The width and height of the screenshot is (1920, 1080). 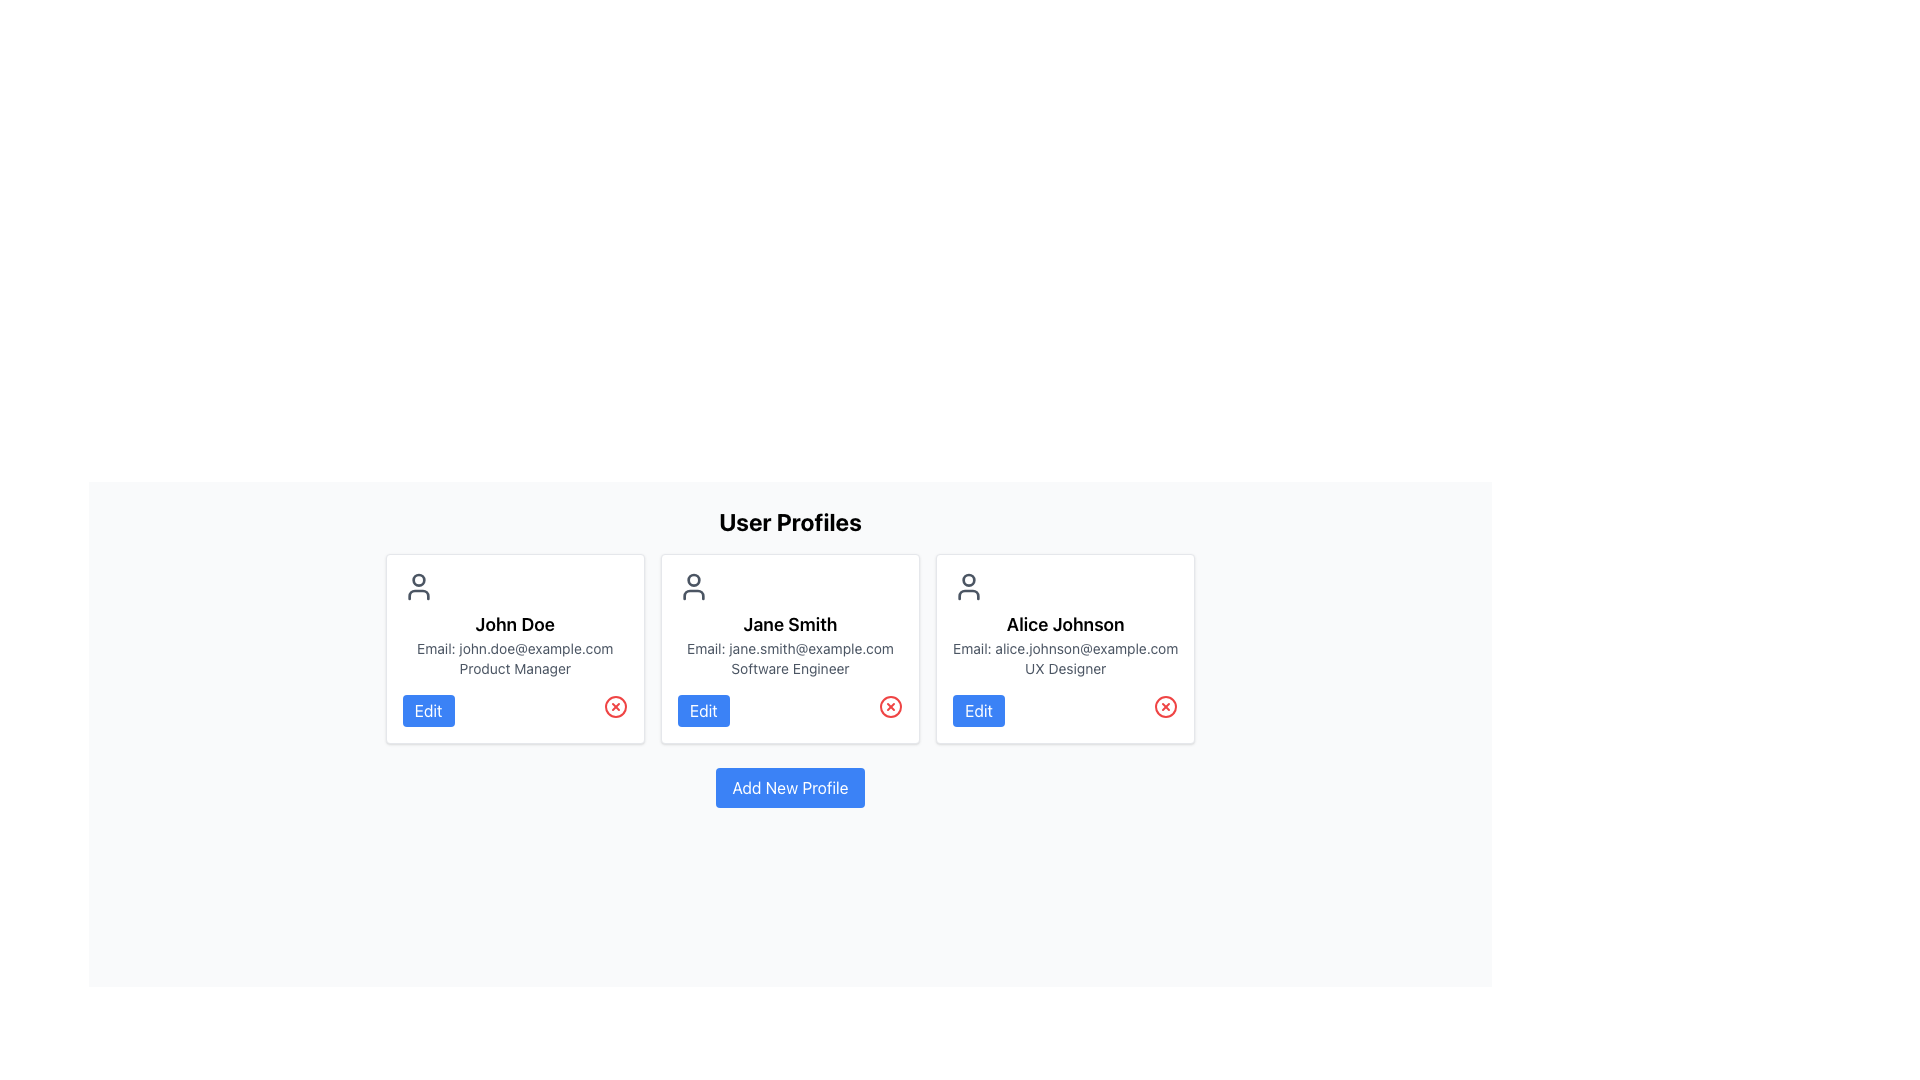 What do you see at coordinates (614, 705) in the screenshot?
I see `the circular delete button located at the bottom-right area of the 'John Doe' profile card` at bounding box center [614, 705].